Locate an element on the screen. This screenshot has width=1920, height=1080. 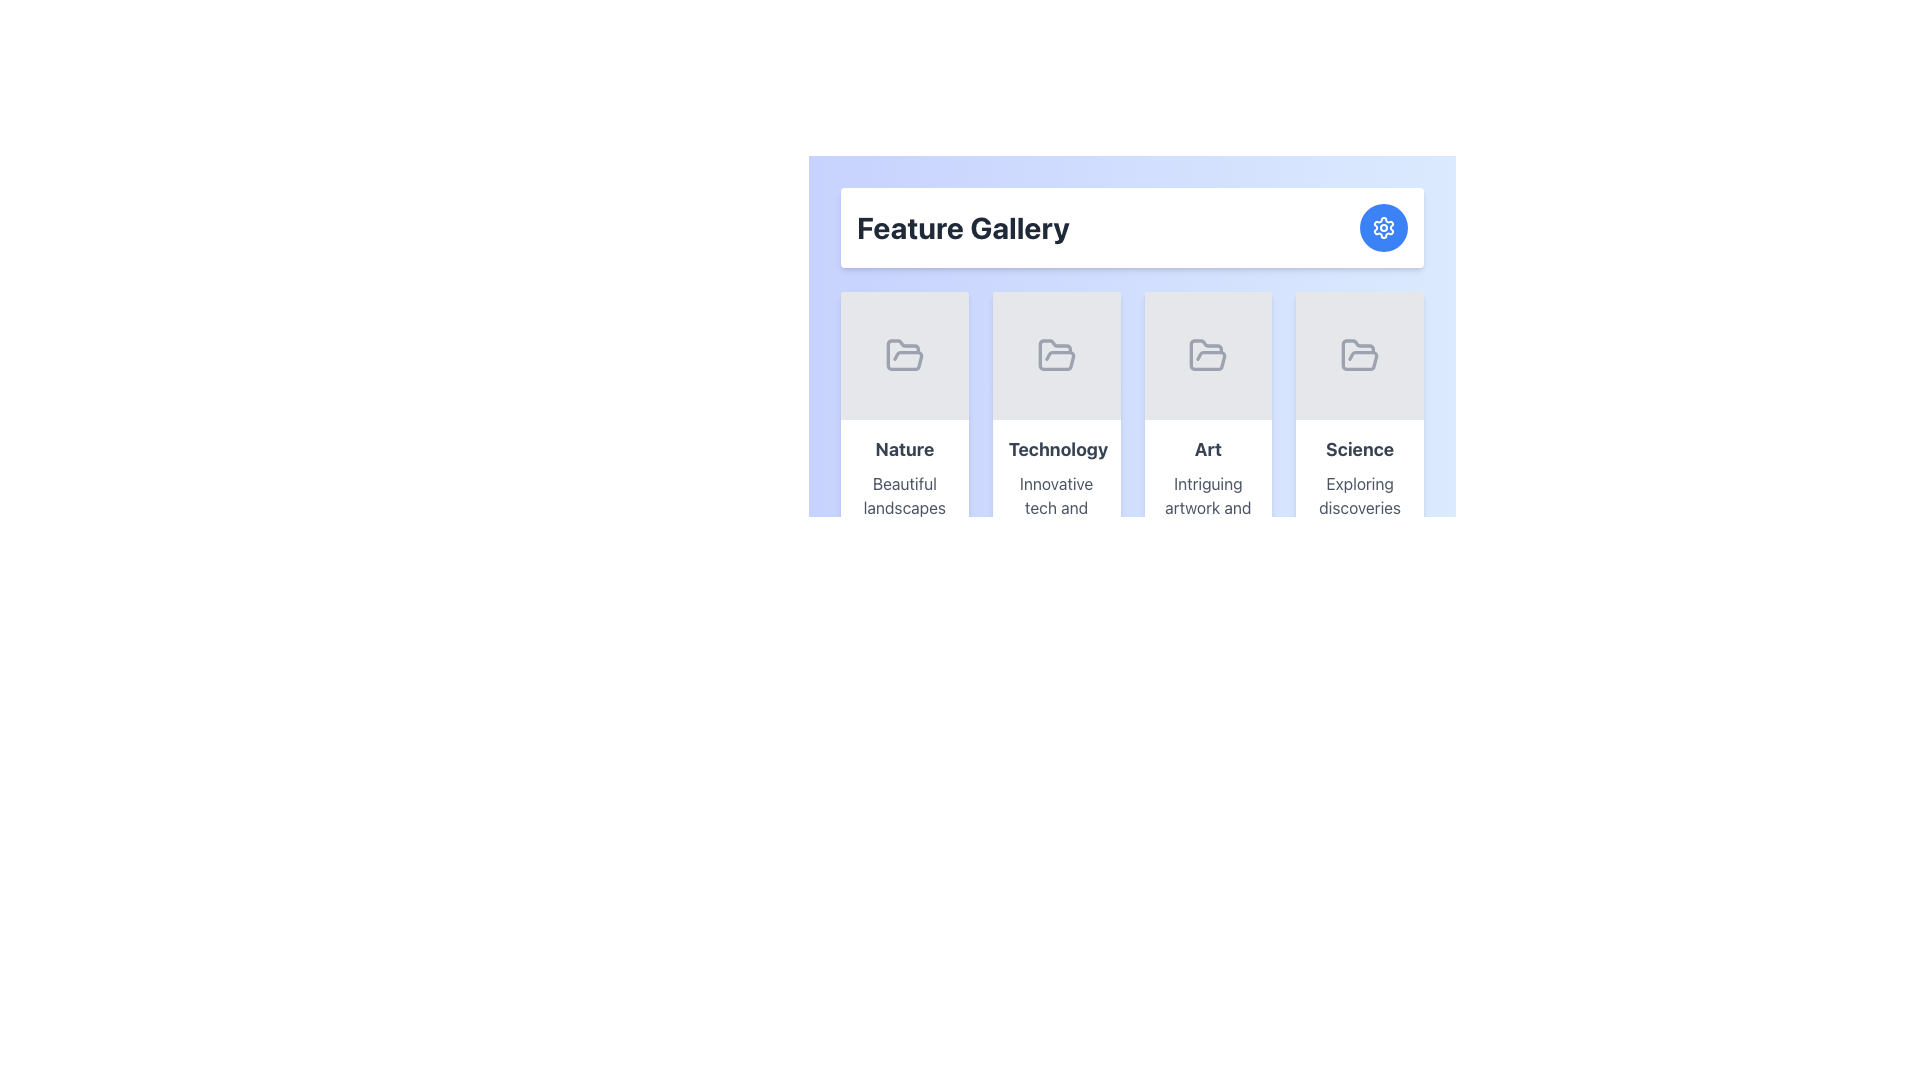
the 'Technology' card in the gallery is located at coordinates (1055, 516).